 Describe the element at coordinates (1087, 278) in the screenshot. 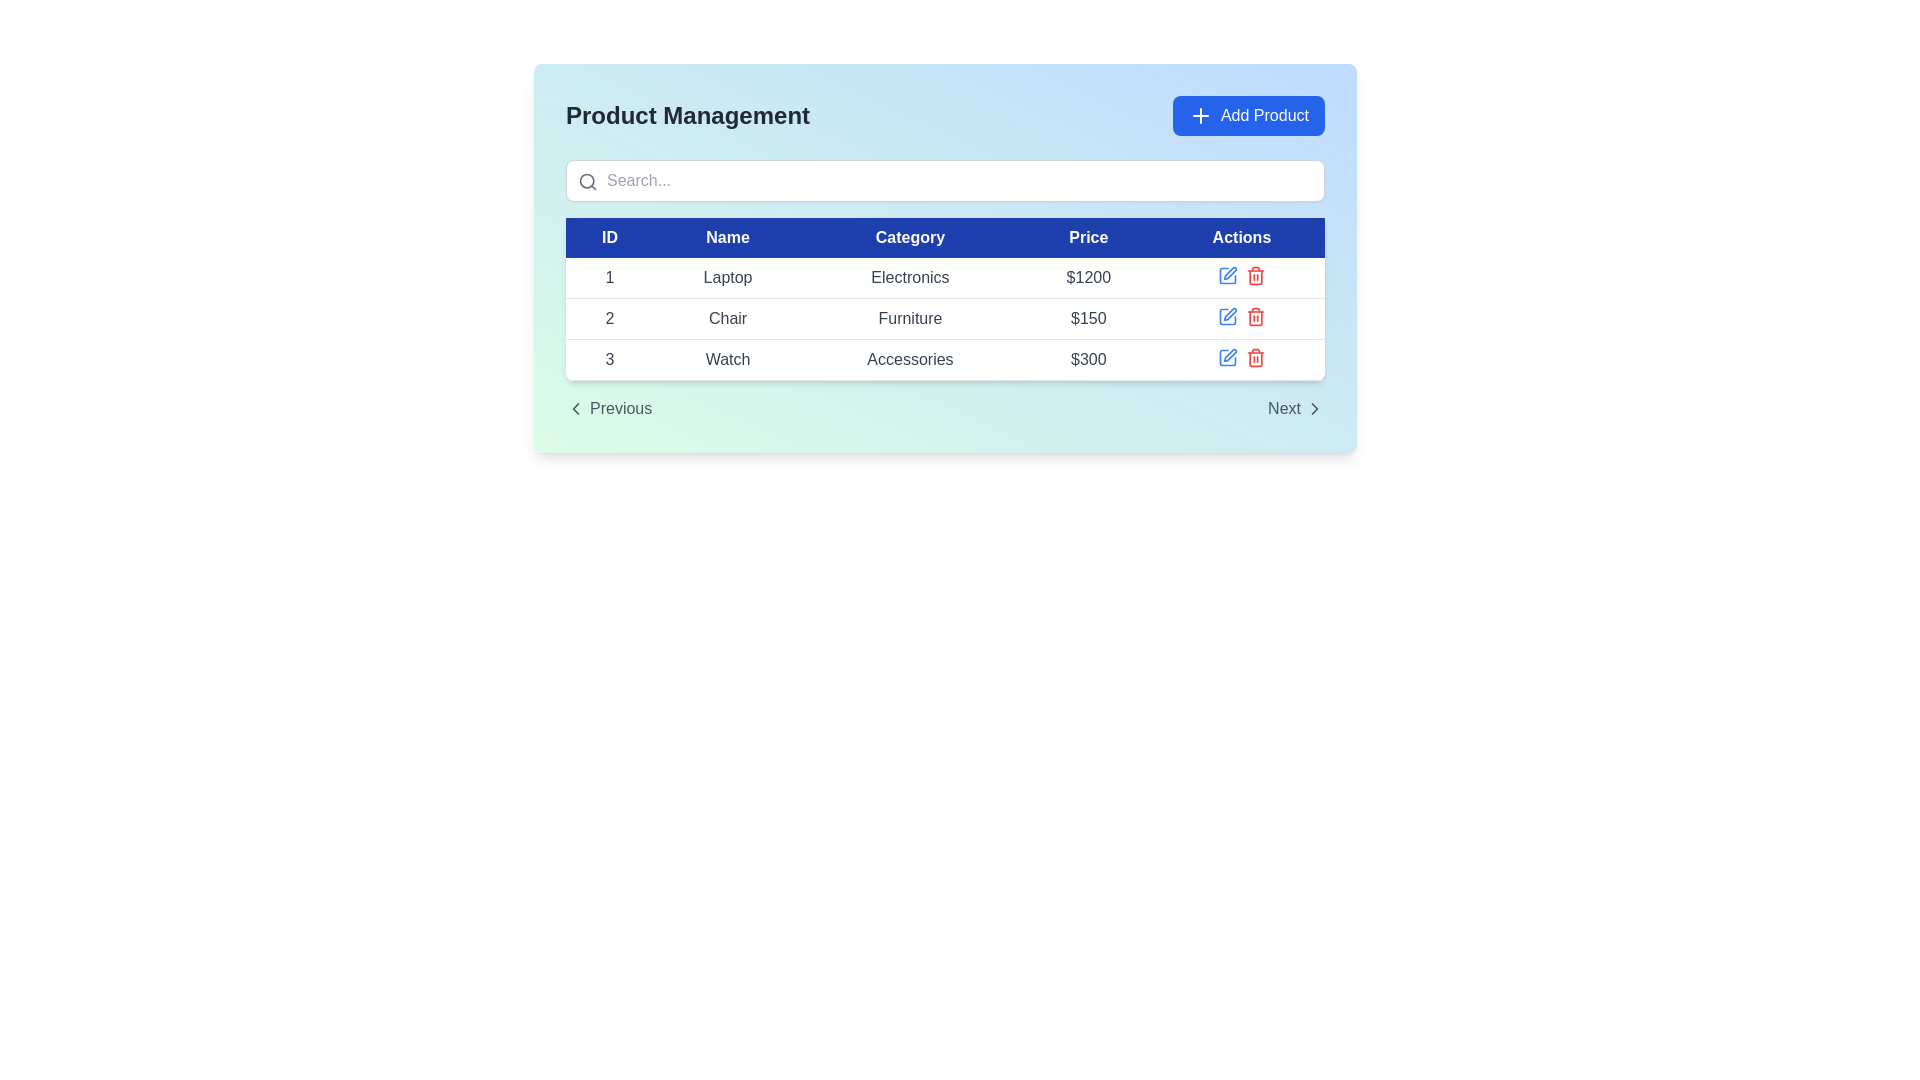

I see `the price text element displaying '$1200' located in the 'Price' column of the first product row` at that location.